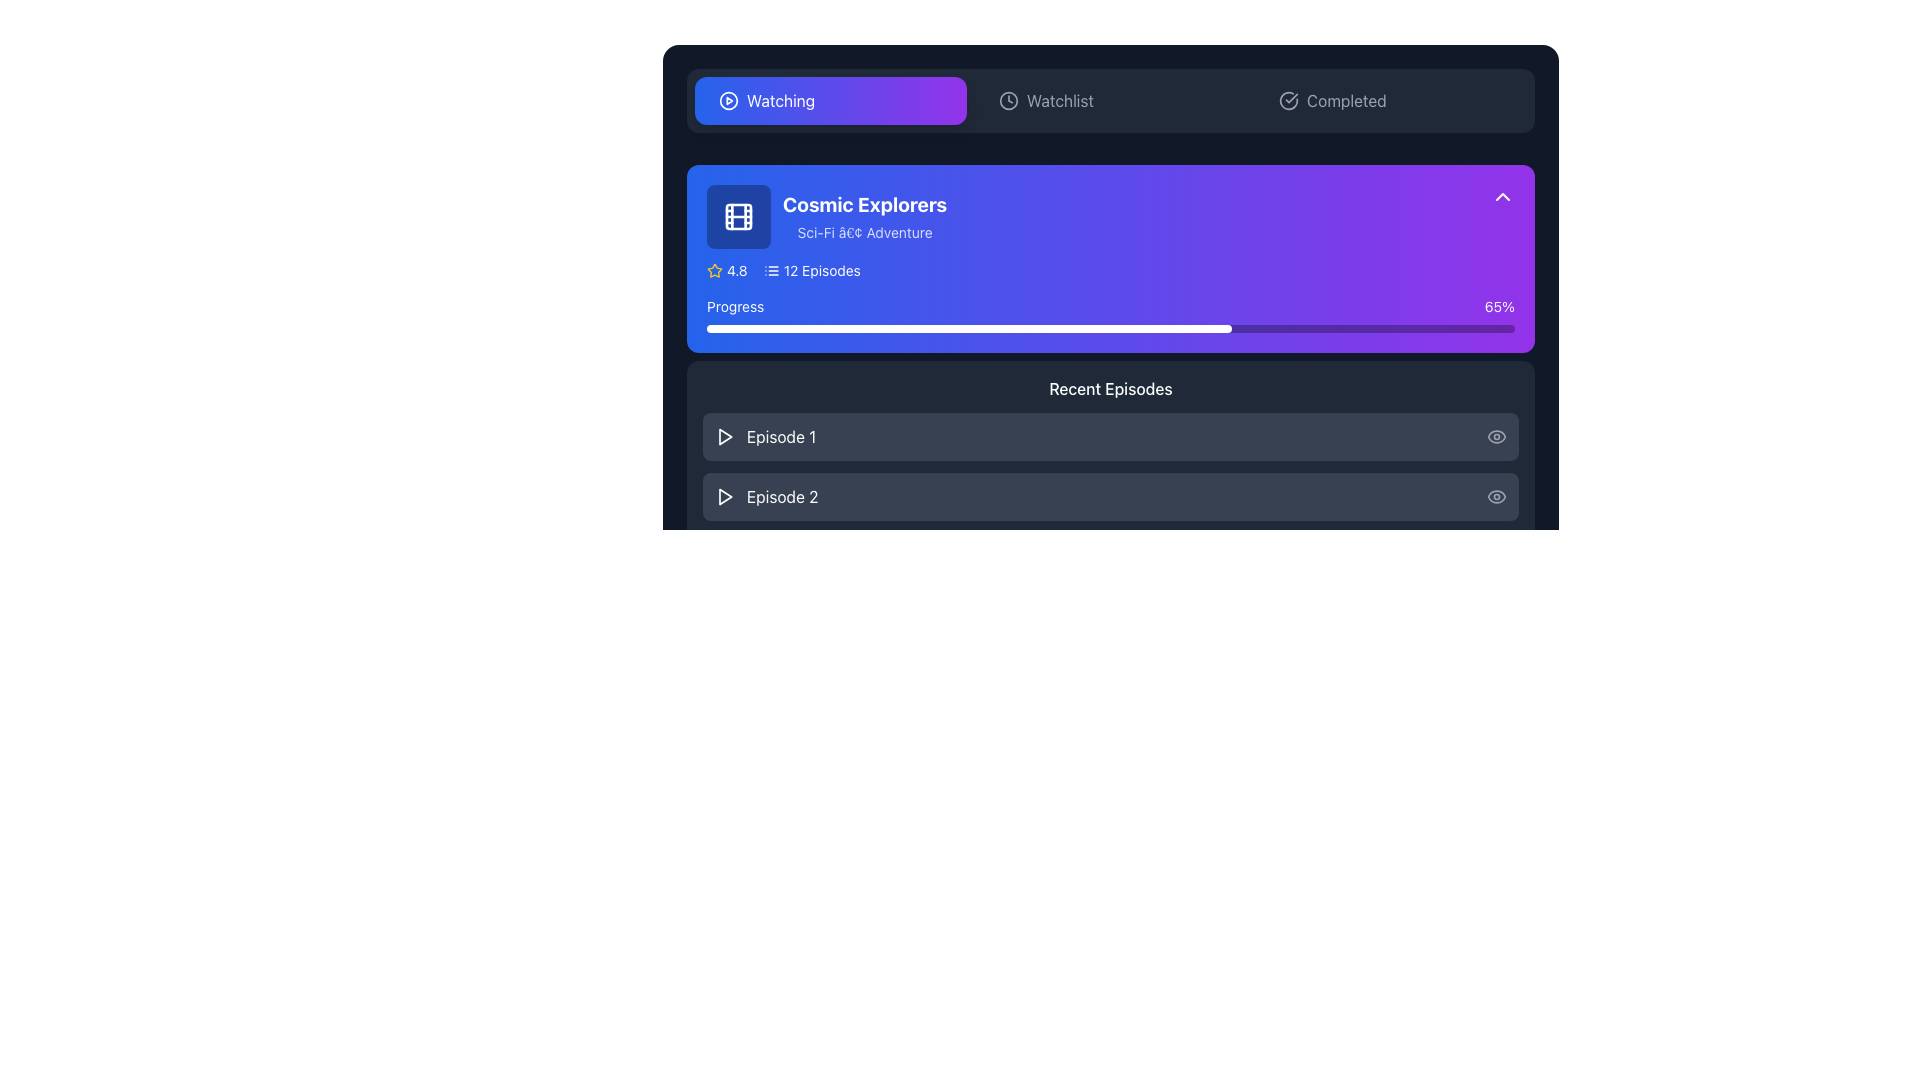 The height and width of the screenshot is (1080, 1920). What do you see at coordinates (728, 100) in the screenshot?
I see `the outer circular border of the play button icon located in the top navigation bar, to the left of the 'Watching' tab` at bounding box center [728, 100].